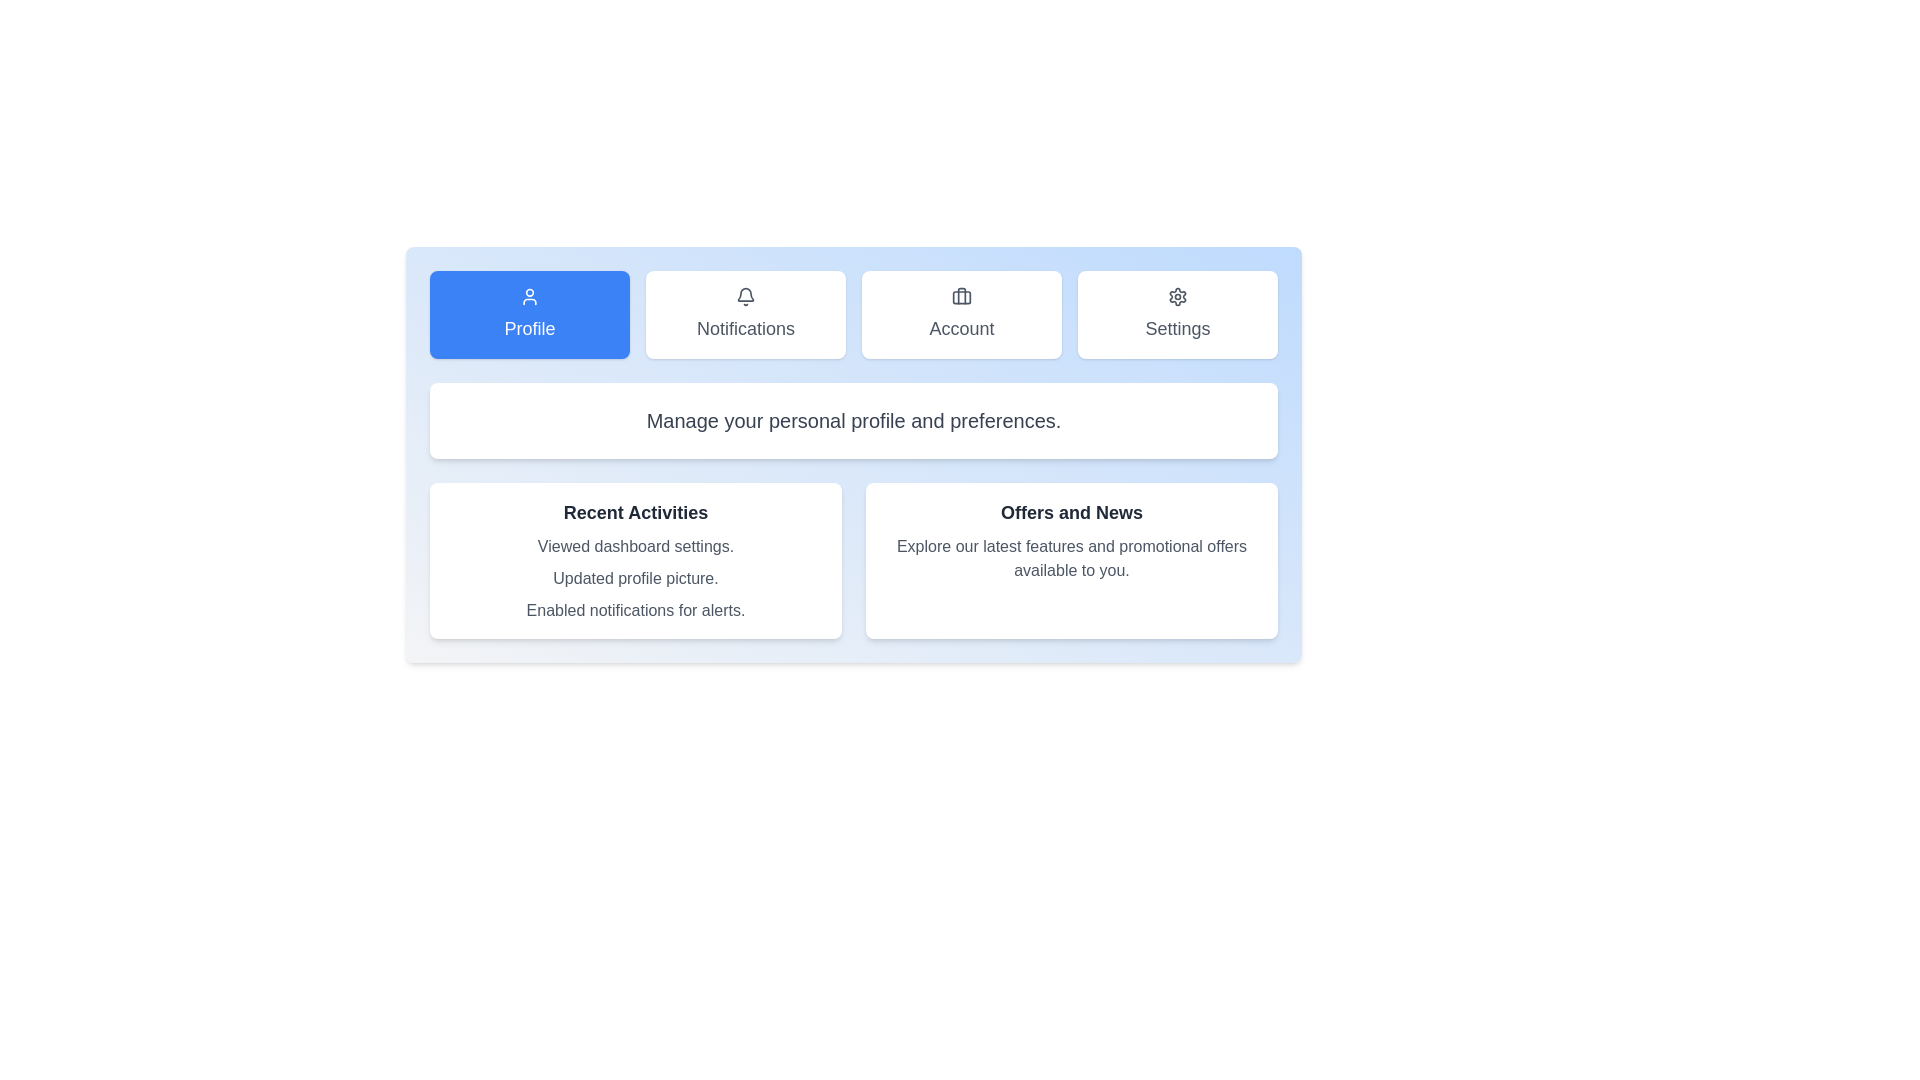  Describe the element at coordinates (529, 315) in the screenshot. I see `the profile navigation button located at the top left of the group of four horizontally aligned buttons` at that location.